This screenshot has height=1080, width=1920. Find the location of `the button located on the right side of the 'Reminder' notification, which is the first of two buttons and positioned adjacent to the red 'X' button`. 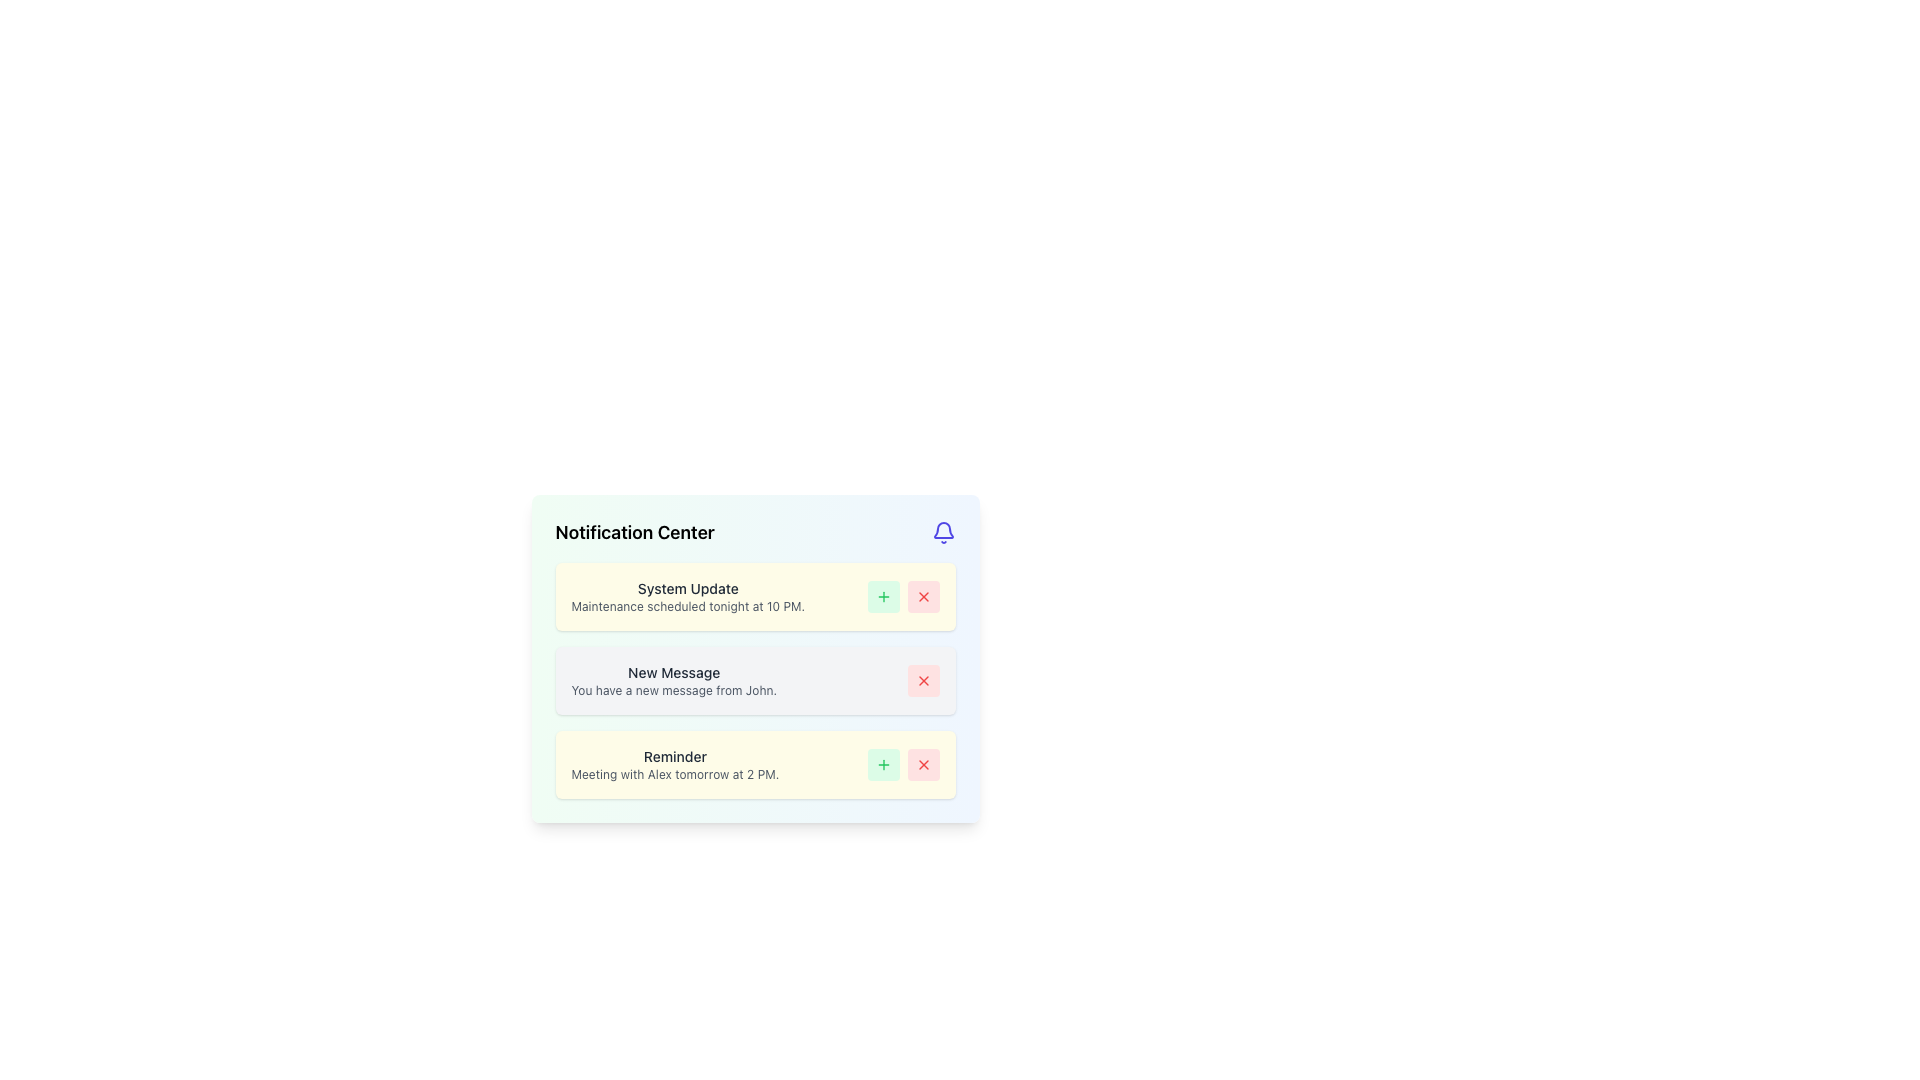

the button located on the right side of the 'Reminder' notification, which is the first of two buttons and positioned adjacent to the red 'X' button is located at coordinates (882, 764).